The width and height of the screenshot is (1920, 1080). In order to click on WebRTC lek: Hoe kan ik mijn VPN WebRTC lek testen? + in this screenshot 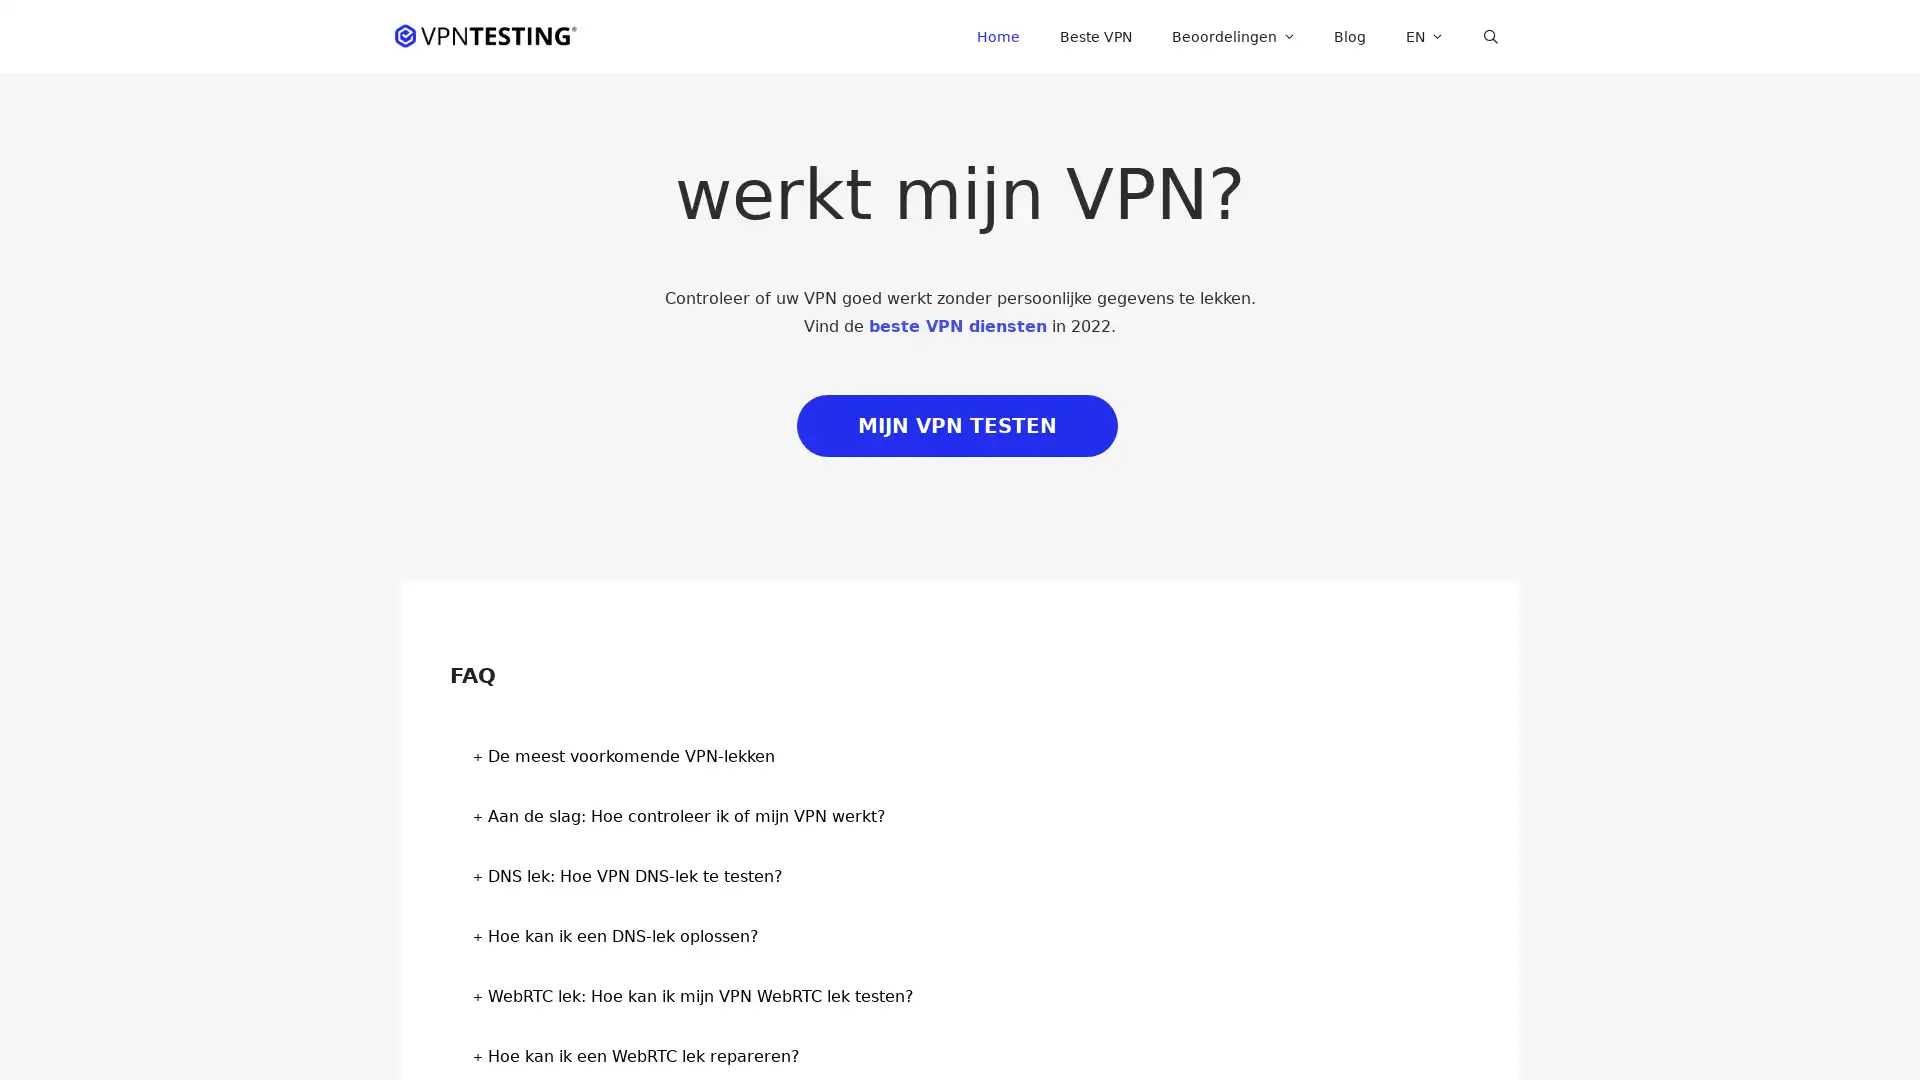, I will do `click(960, 996)`.